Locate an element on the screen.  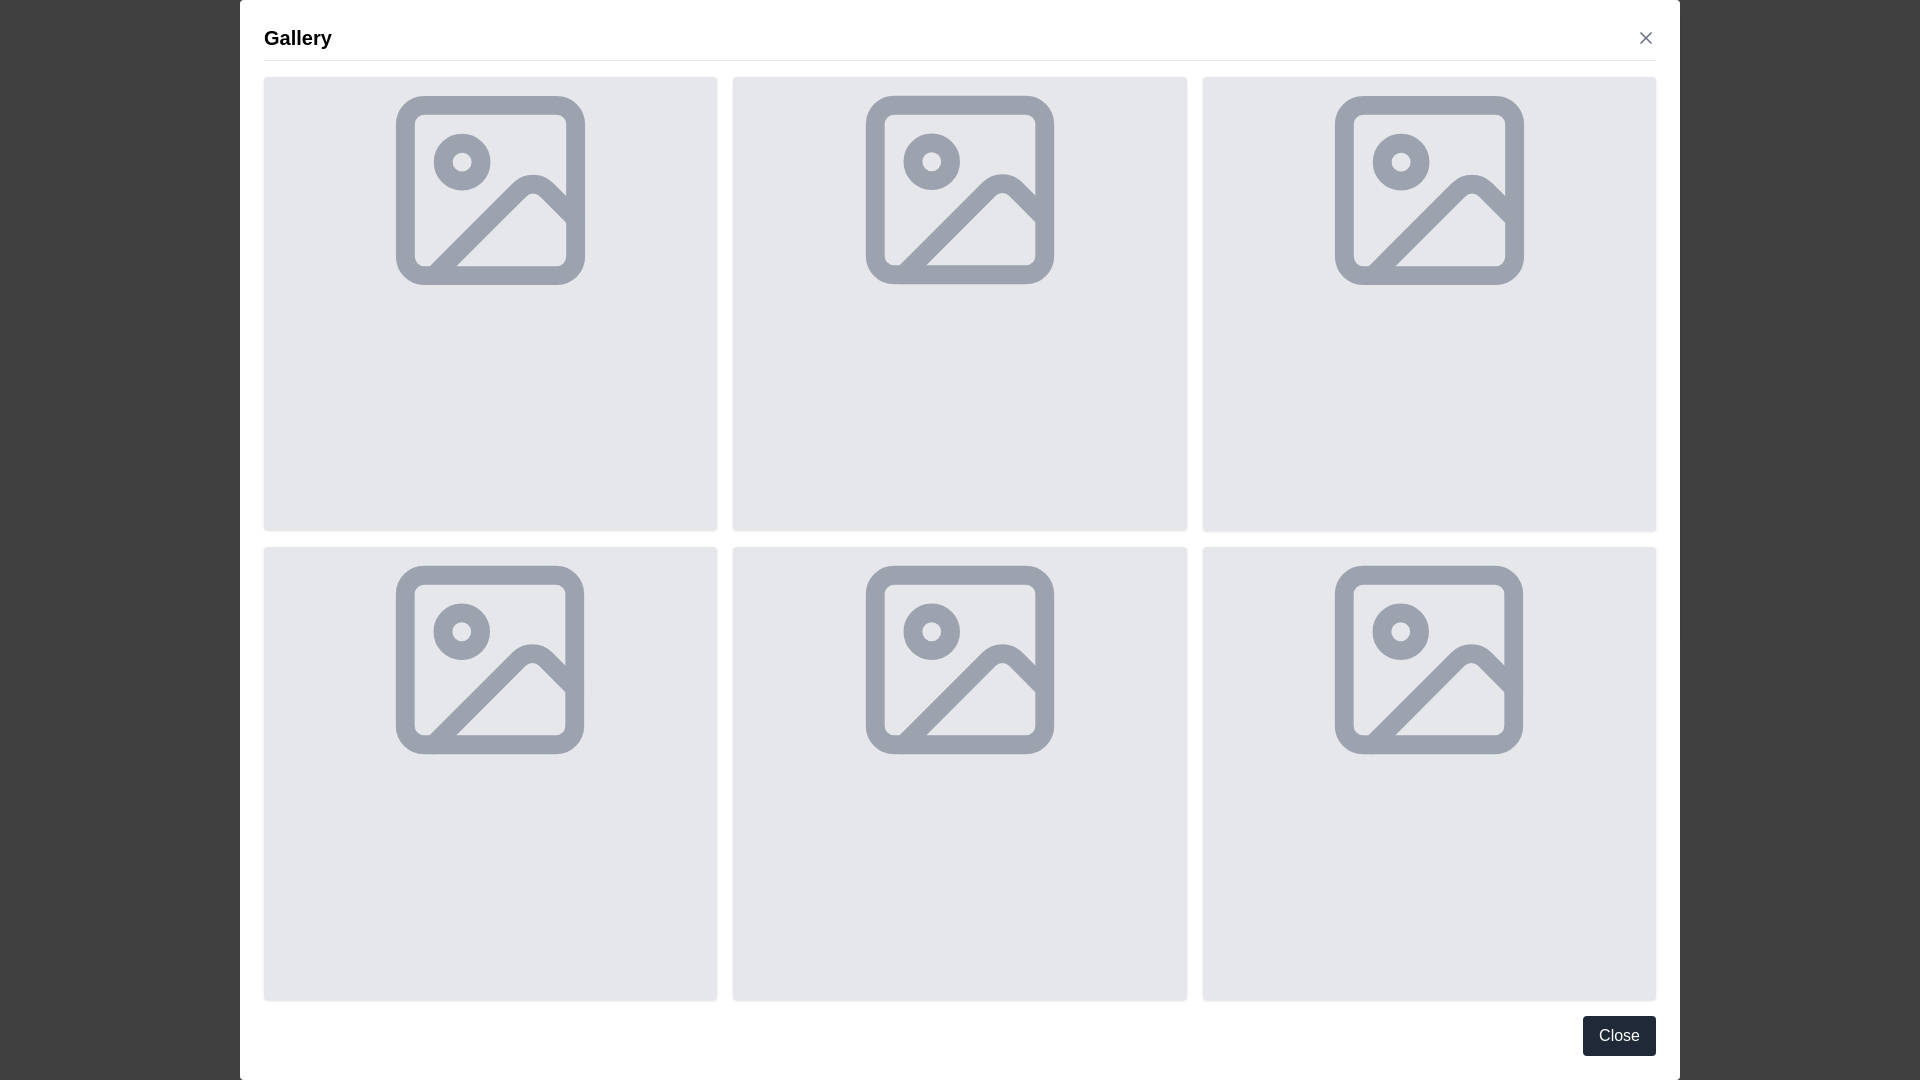
the graphical rectangular shape with rounded corners that serves as a decorative background for the image placeholder is located at coordinates (490, 659).